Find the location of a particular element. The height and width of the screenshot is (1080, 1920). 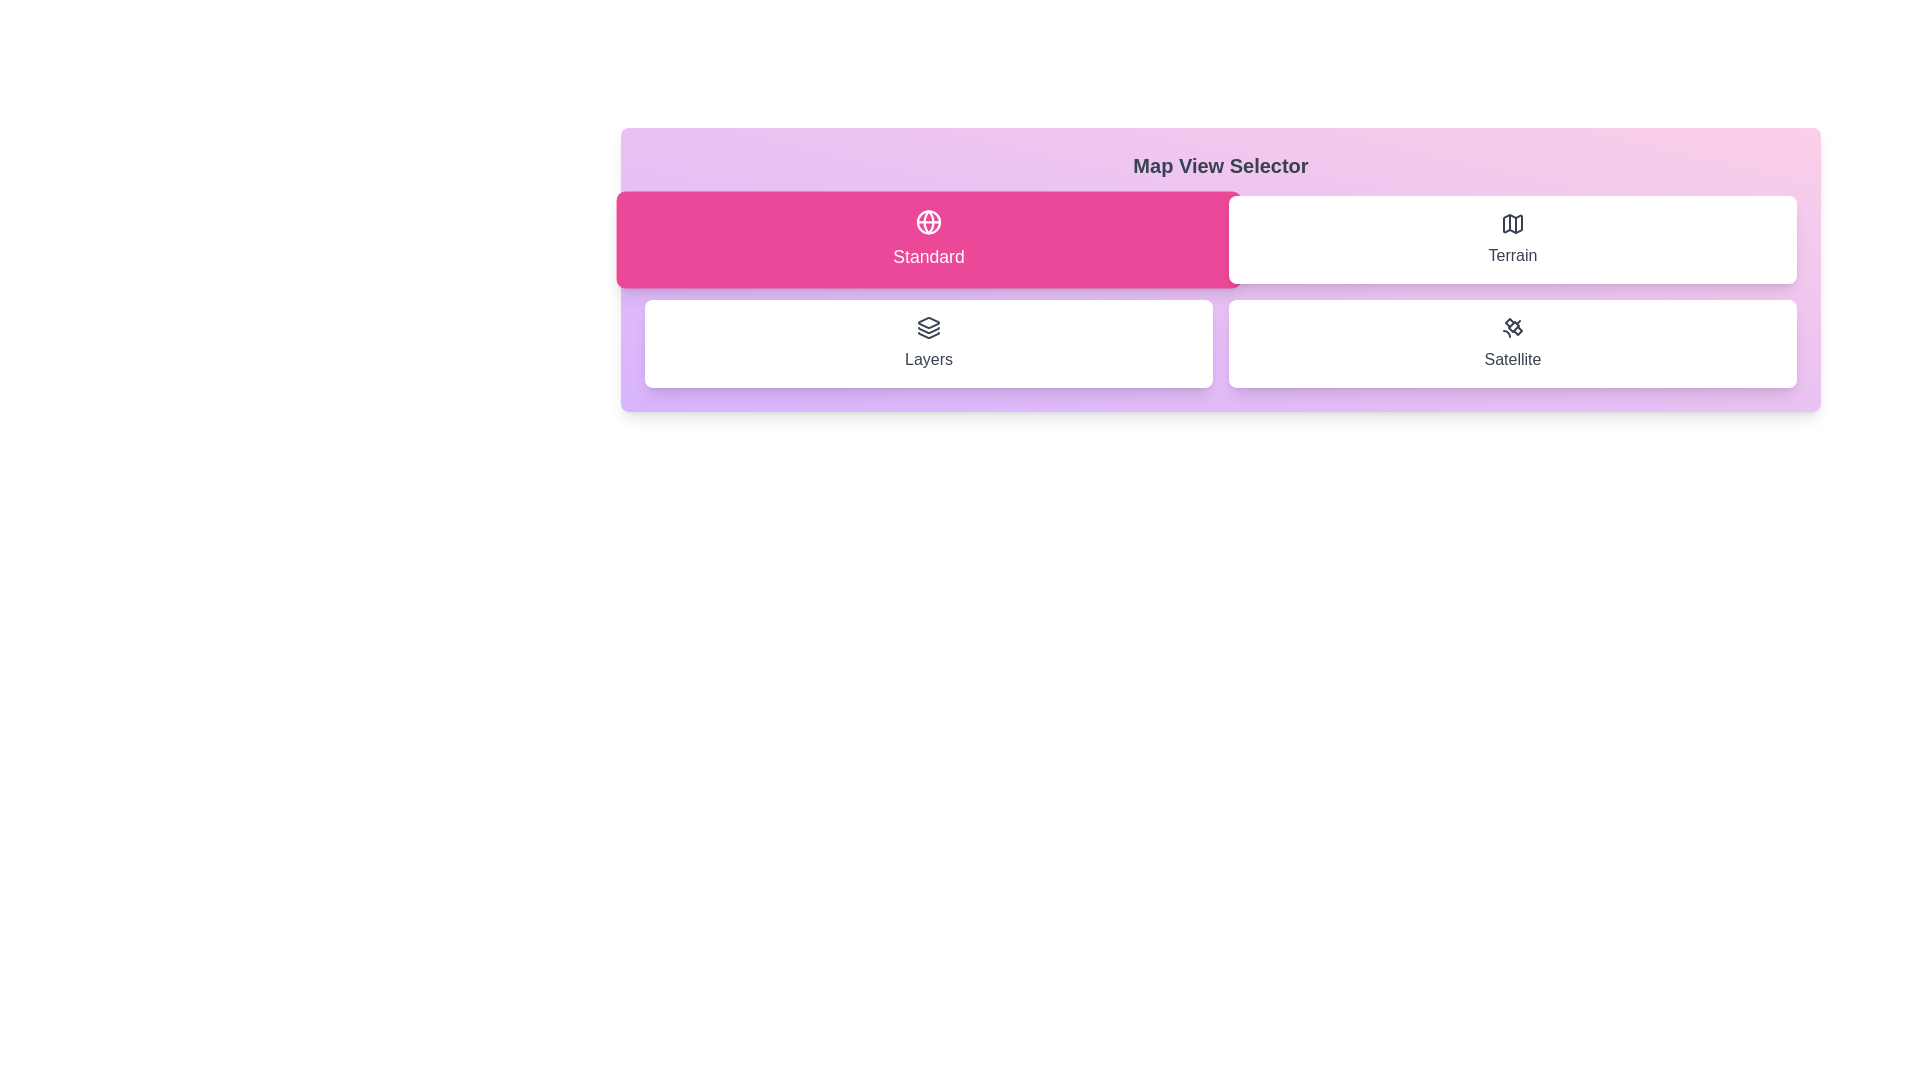

the button corresponding to the map view option Satellite is located at coordinates (1512, 342).